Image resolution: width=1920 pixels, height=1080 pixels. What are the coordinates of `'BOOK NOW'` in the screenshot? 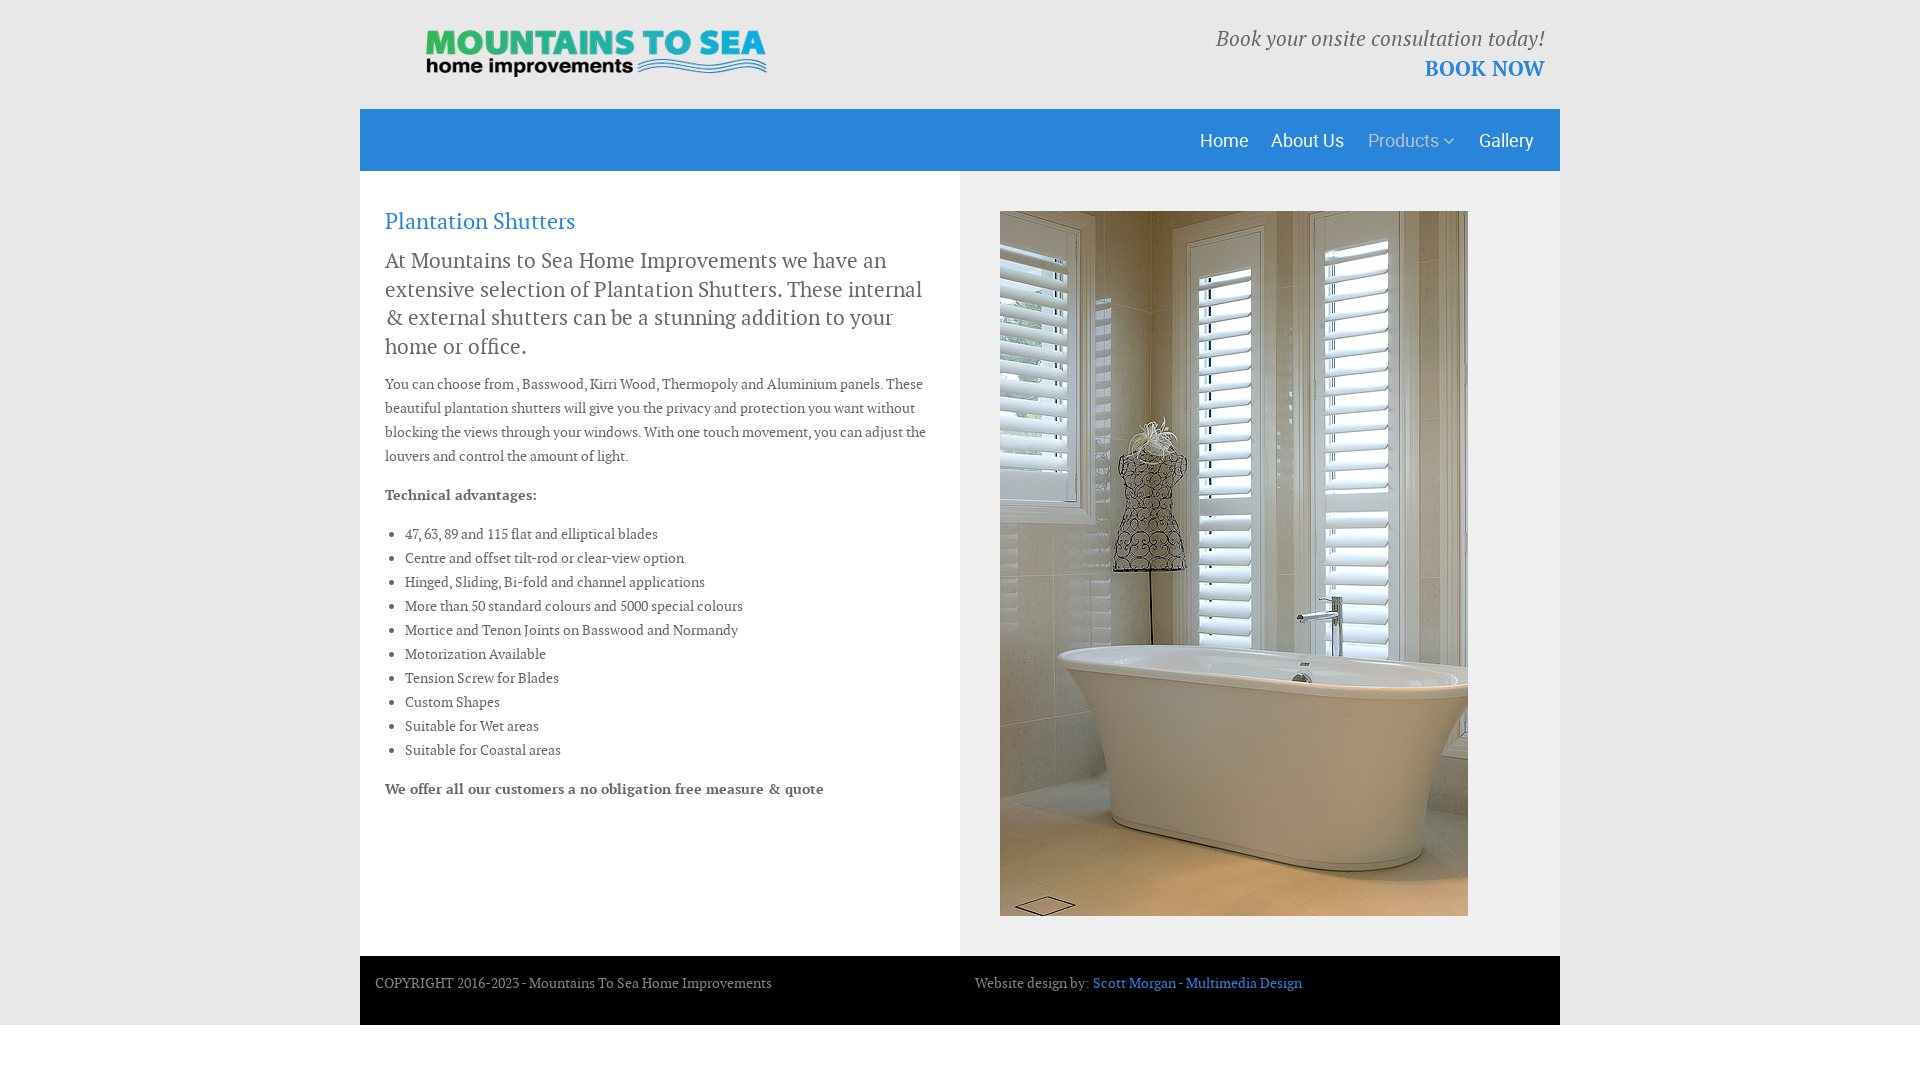 It's located at (1484, 67).